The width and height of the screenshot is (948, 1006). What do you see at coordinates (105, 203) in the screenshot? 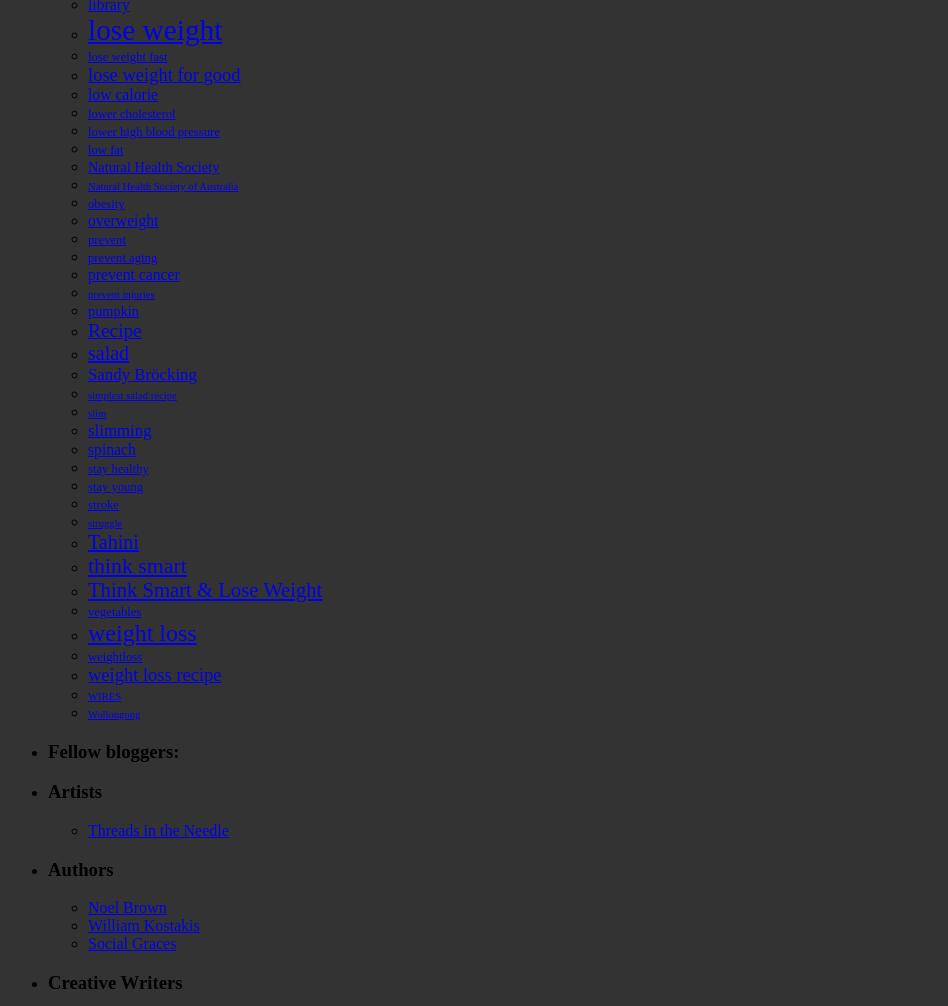
I see `'obesity'` at bounding box center [105, 203].